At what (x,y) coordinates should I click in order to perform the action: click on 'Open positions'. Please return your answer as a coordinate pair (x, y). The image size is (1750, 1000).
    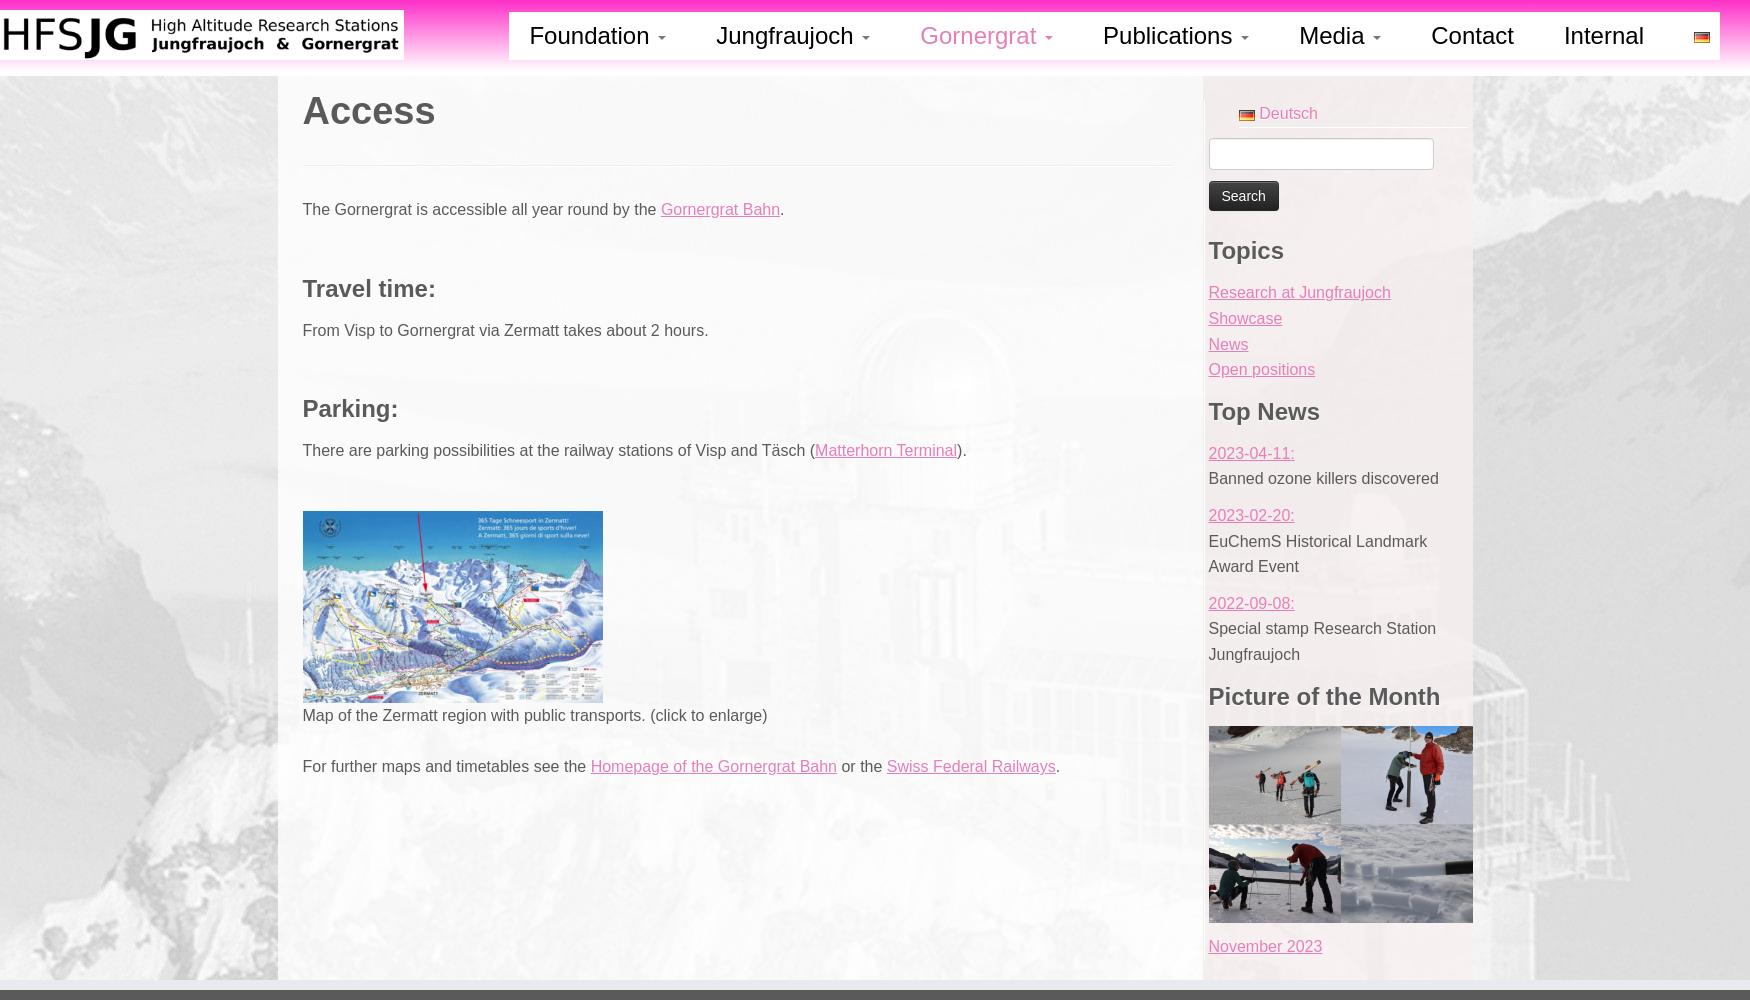
    Looking at the image, I should click on (1260, 368).